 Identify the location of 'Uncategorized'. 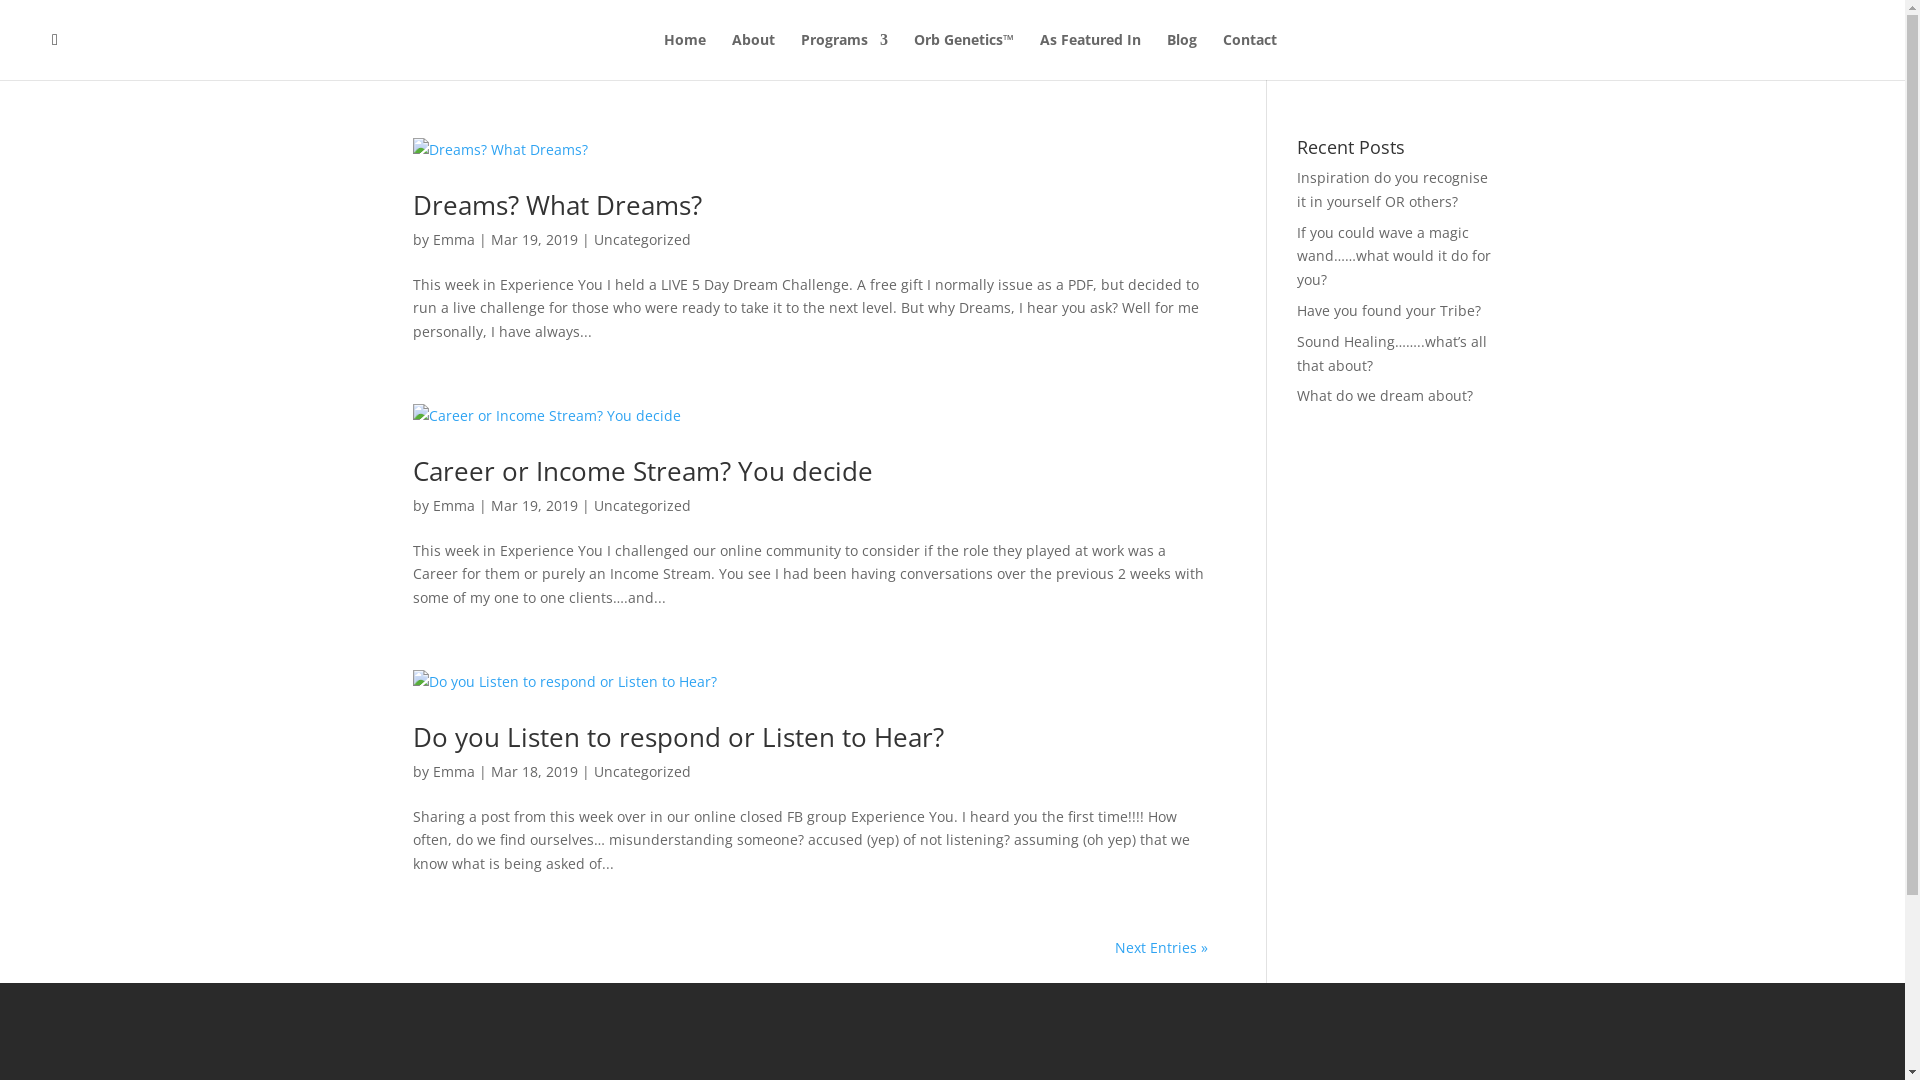
(642, 238).